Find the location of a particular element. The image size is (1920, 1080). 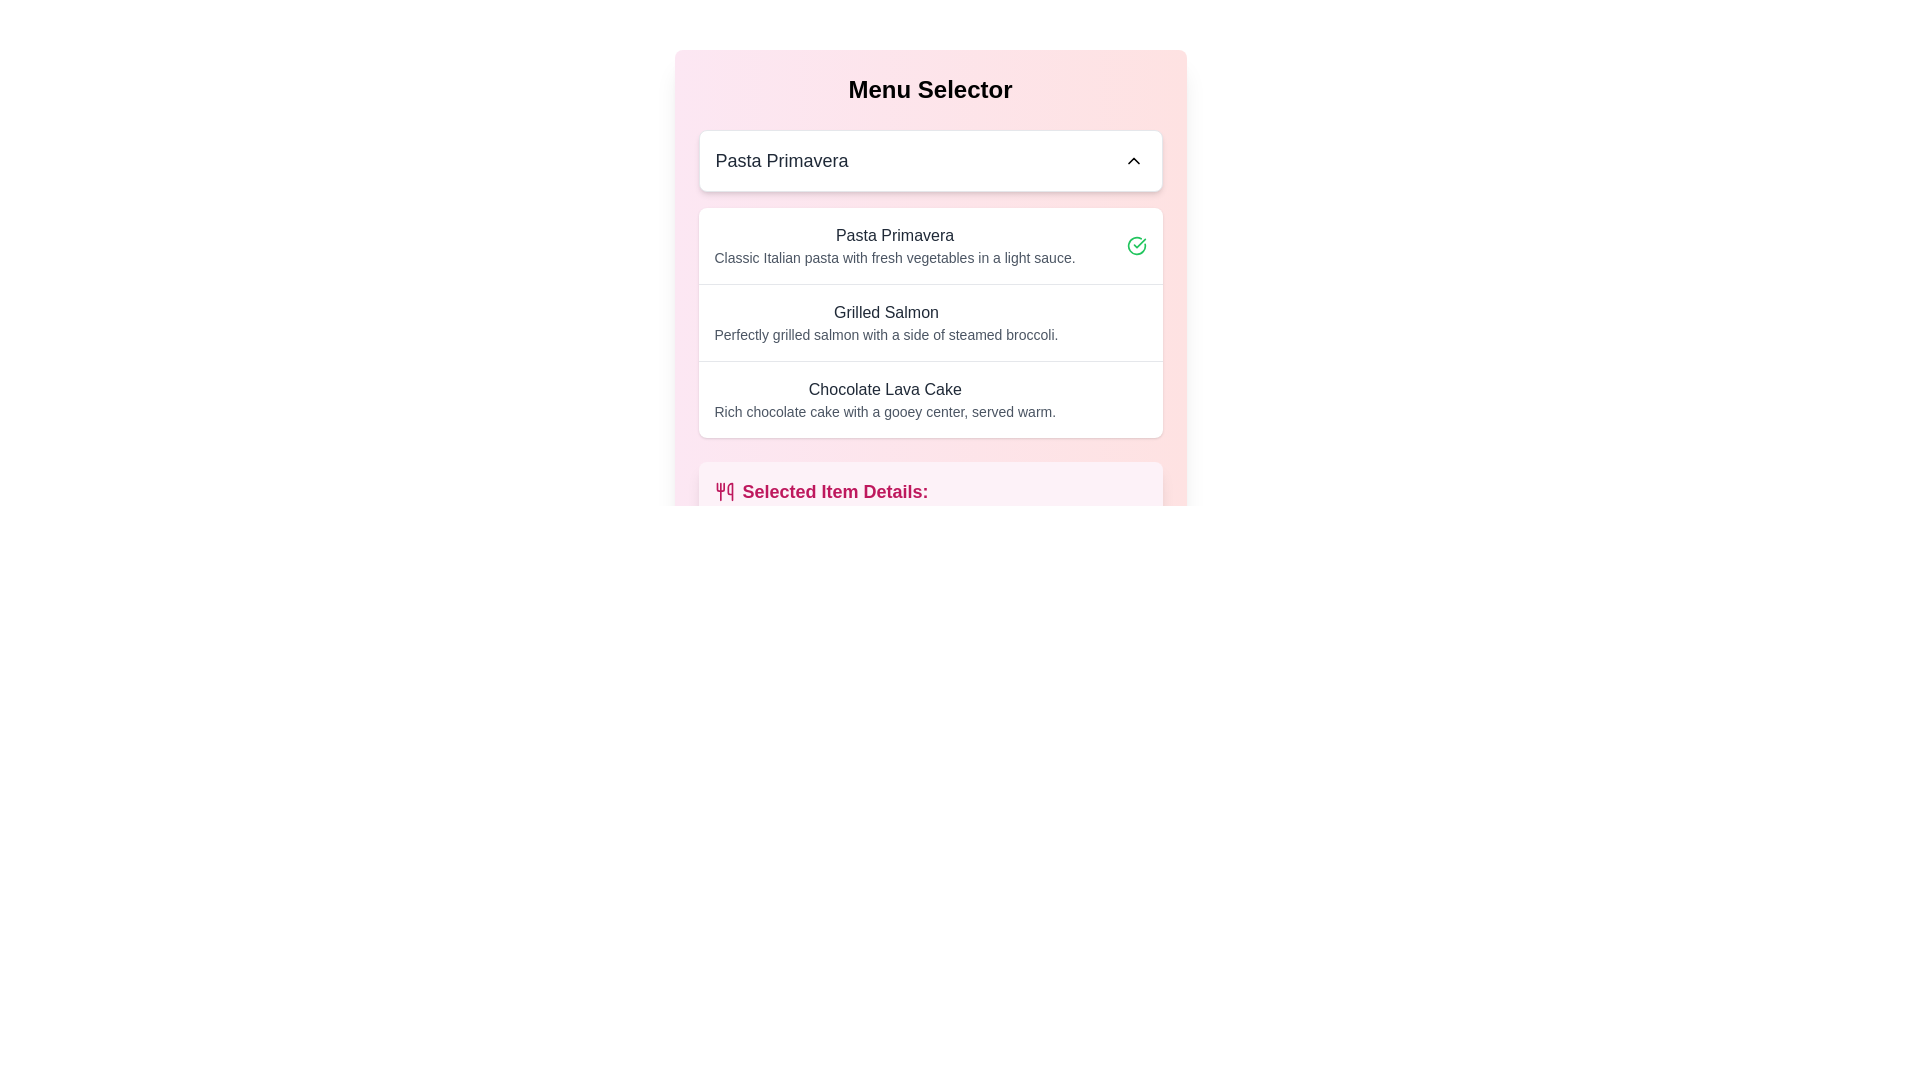

the text element that describes 'Classic Italian pasta with fresh vegetables in a light sauce,' located below the 'Pasta Primavera' heading is located at coordinates (894, 257).